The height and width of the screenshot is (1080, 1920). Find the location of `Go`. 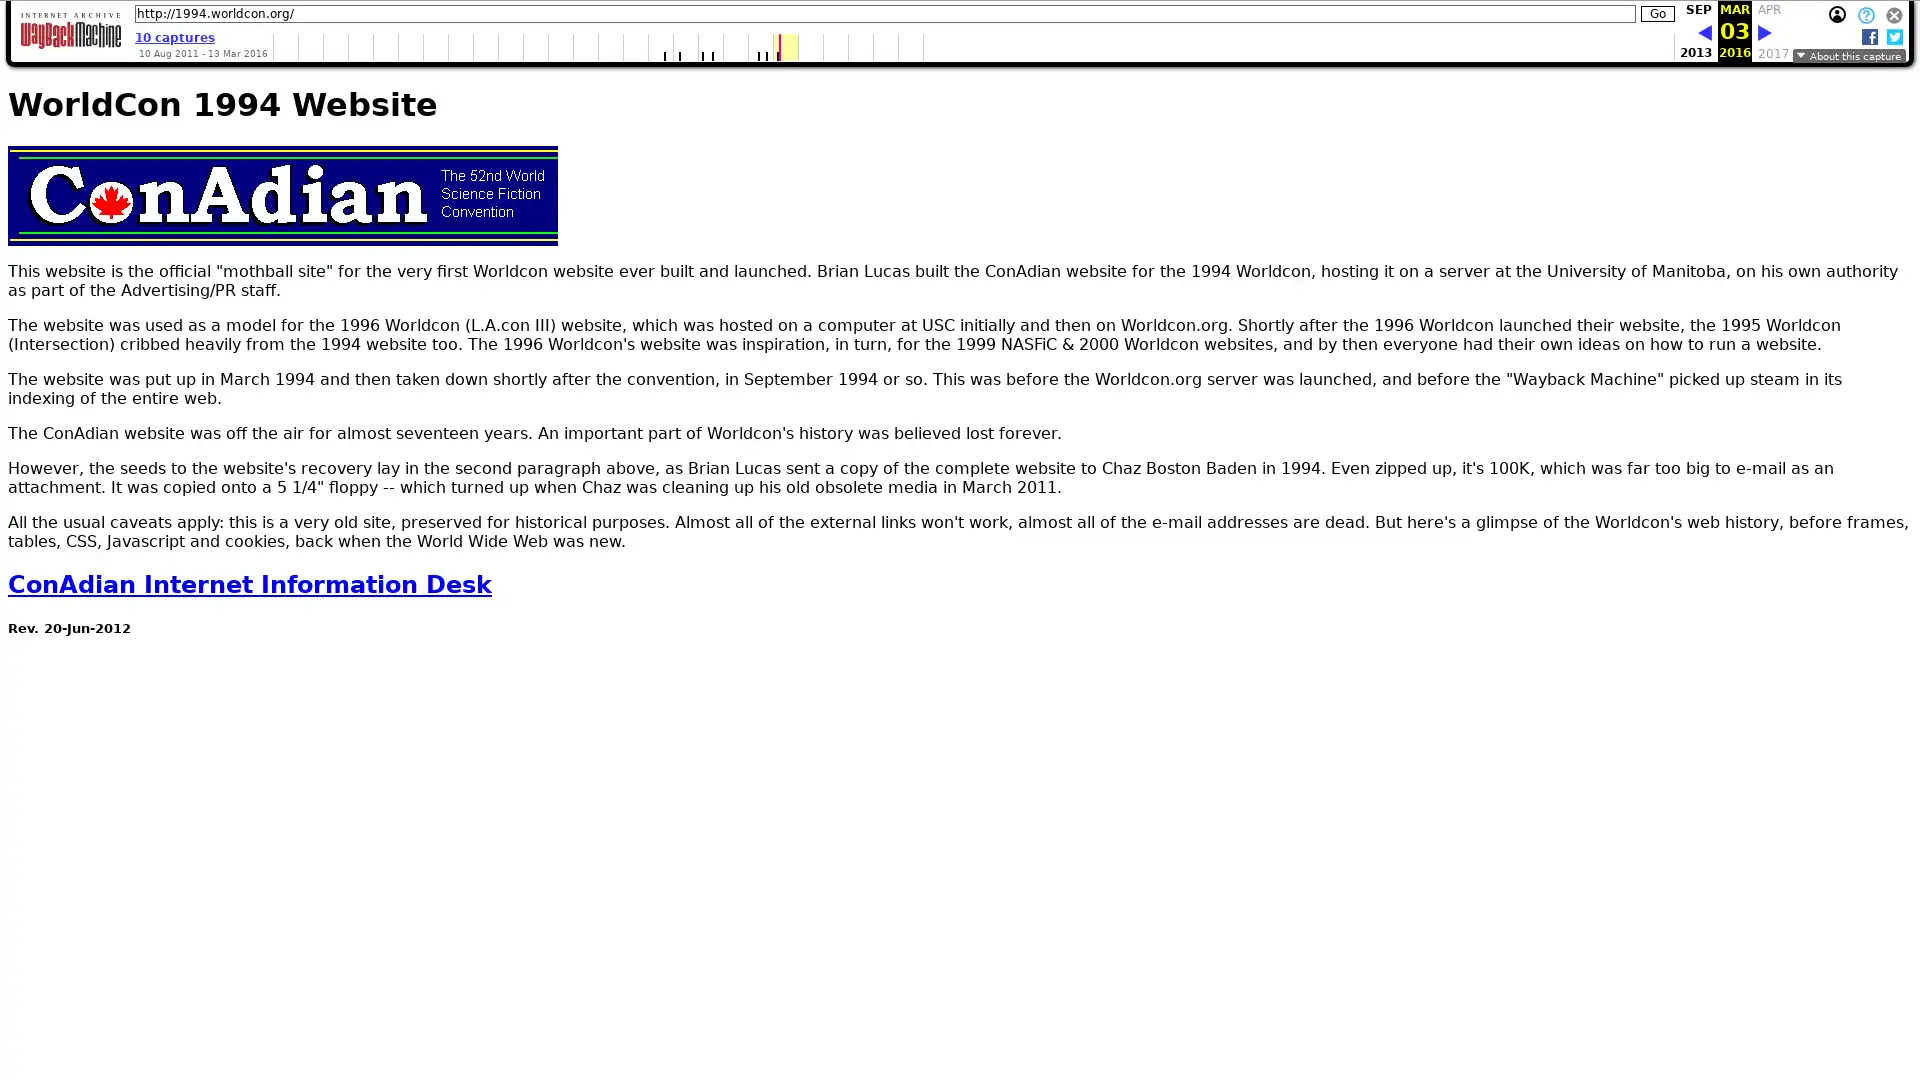

Go is located at coordinates (1657, 14).